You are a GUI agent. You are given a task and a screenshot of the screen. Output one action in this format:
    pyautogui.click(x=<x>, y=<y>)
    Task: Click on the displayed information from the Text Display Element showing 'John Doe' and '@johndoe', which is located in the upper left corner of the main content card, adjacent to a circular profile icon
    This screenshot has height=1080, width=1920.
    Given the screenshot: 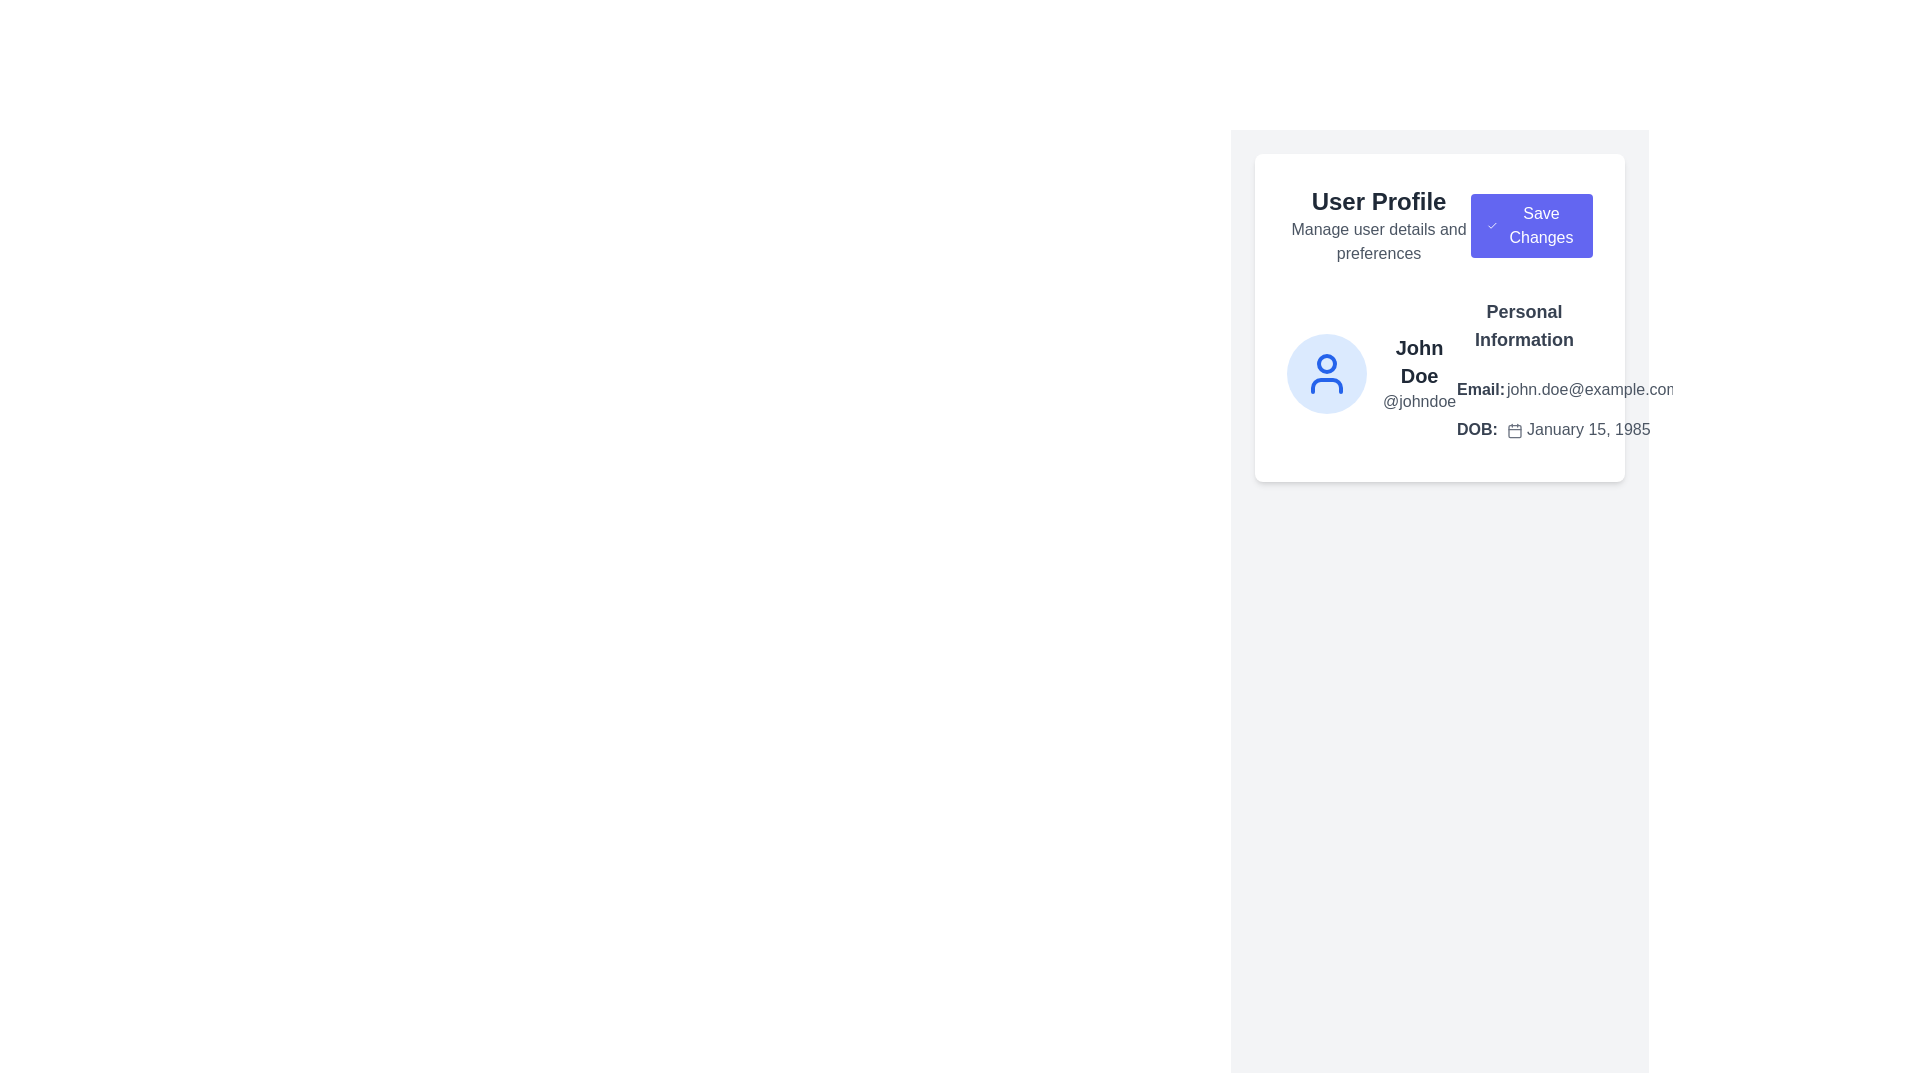 What is the action you would take?
    pyautogui.click(x=1418, y=374)
    